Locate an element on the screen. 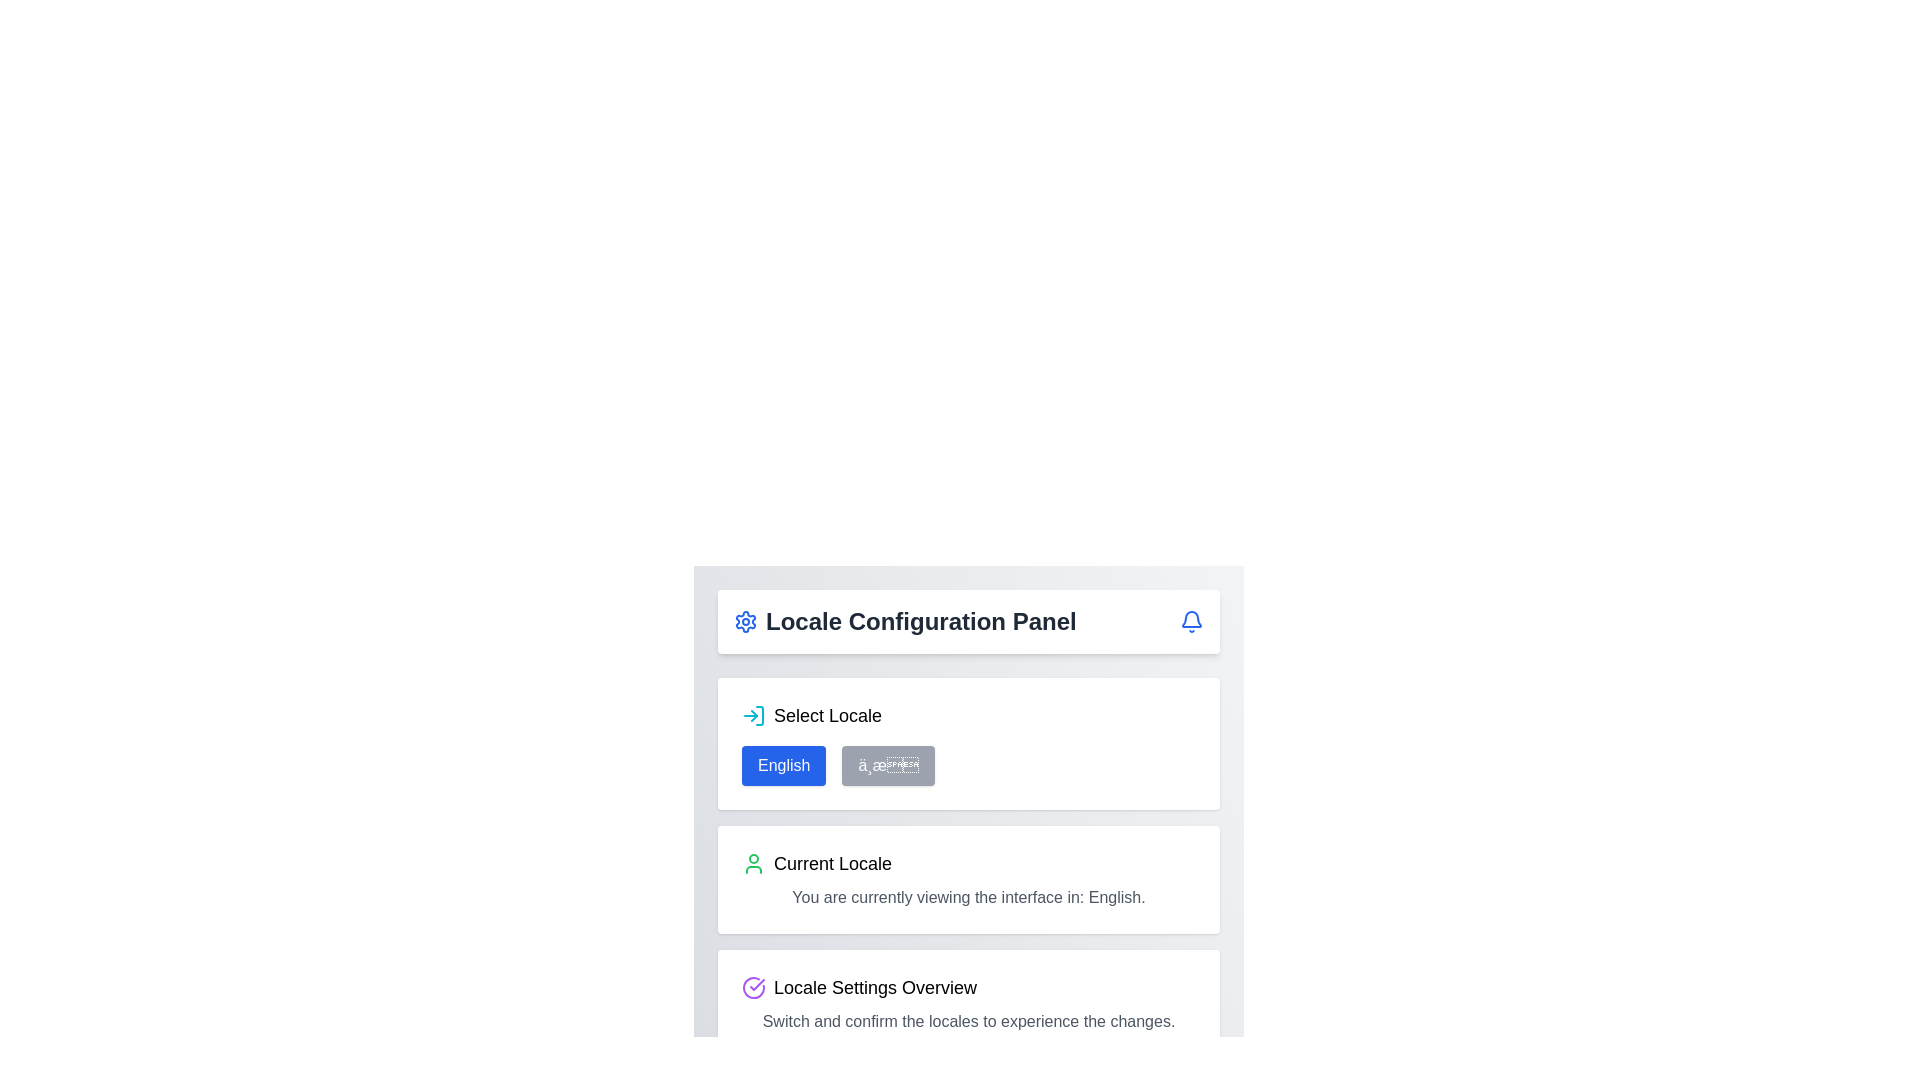 This screenshot has width=1920, height=1080. the outer circular arc segment of the SVG icon labeled 'lucide-circle-check-big', styled with a purple outline, located at the bottom-right of the Locale Configuration Panel is located at coordinates (752, 986).